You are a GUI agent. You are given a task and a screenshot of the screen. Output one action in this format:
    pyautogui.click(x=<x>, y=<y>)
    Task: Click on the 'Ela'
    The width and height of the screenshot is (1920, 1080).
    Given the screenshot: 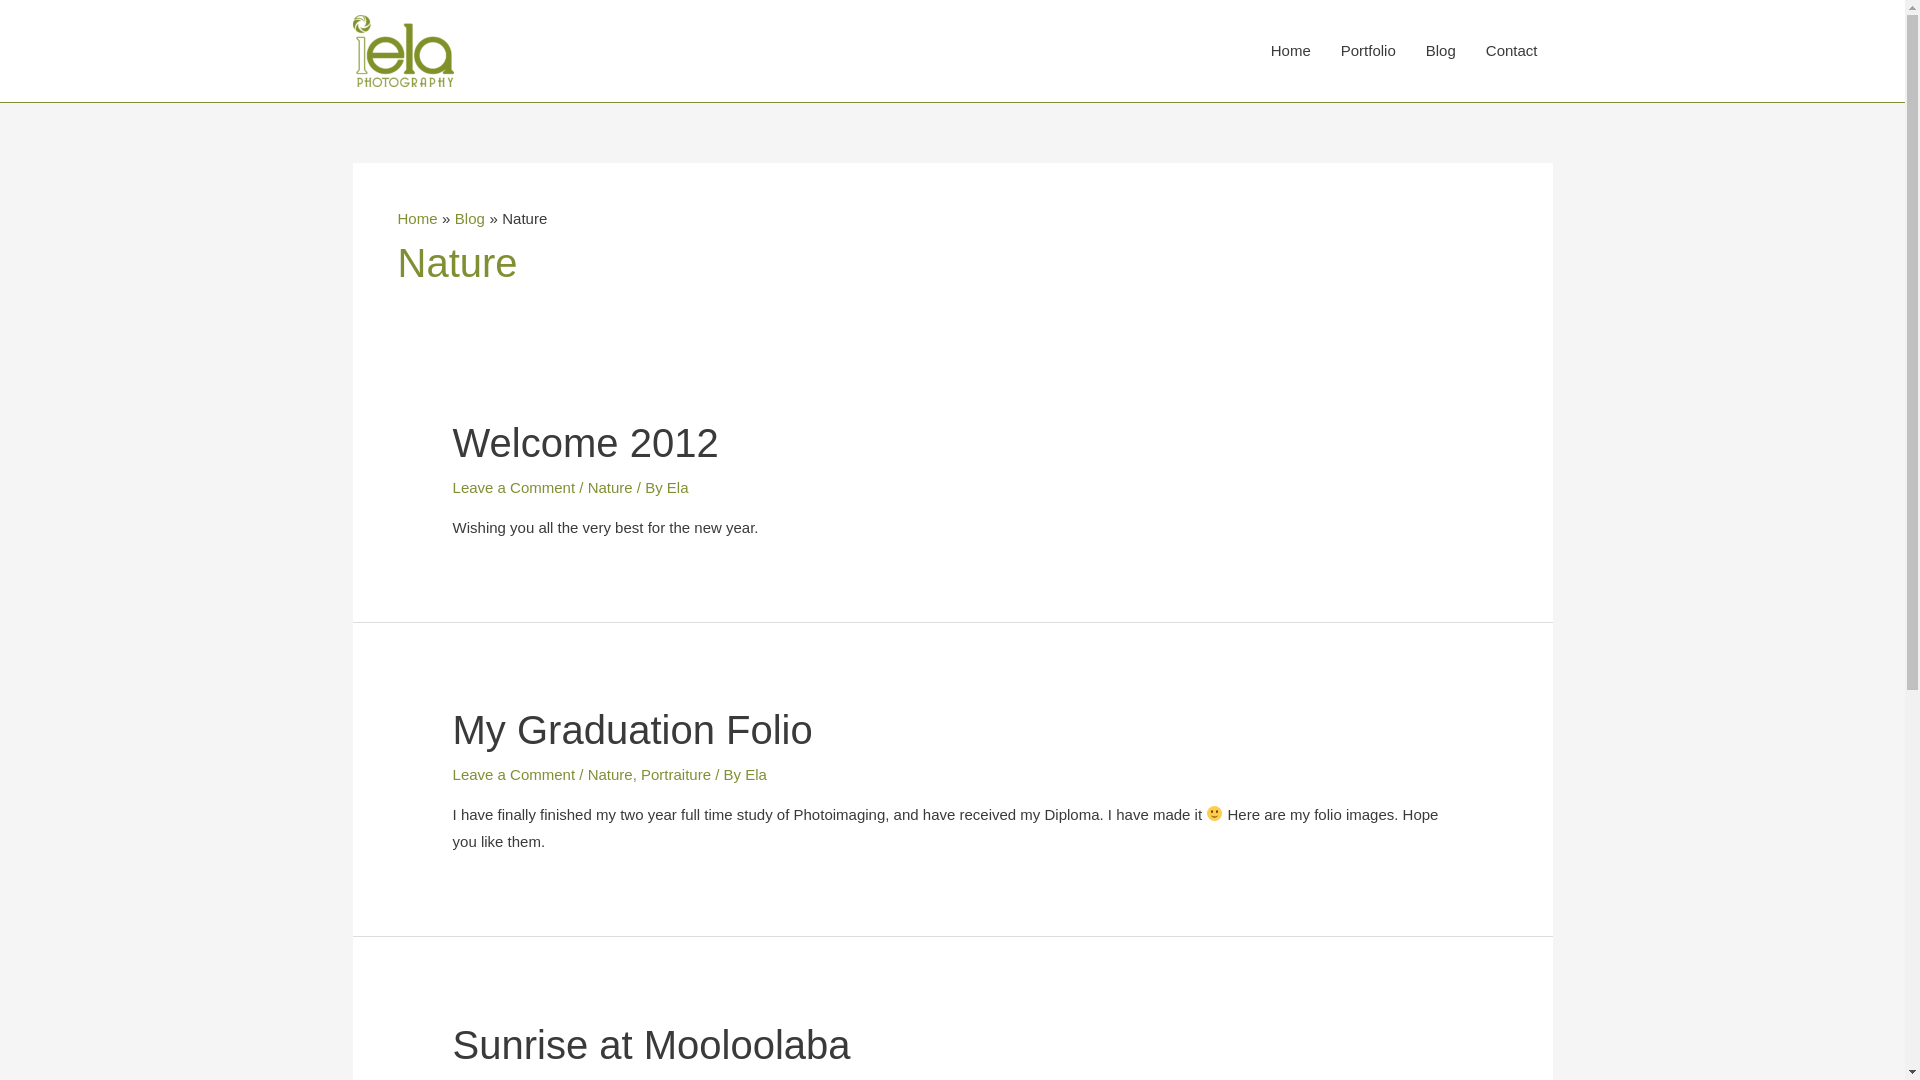 What is the action you would take?
    pyautogui.click(x=754, y=773)
    